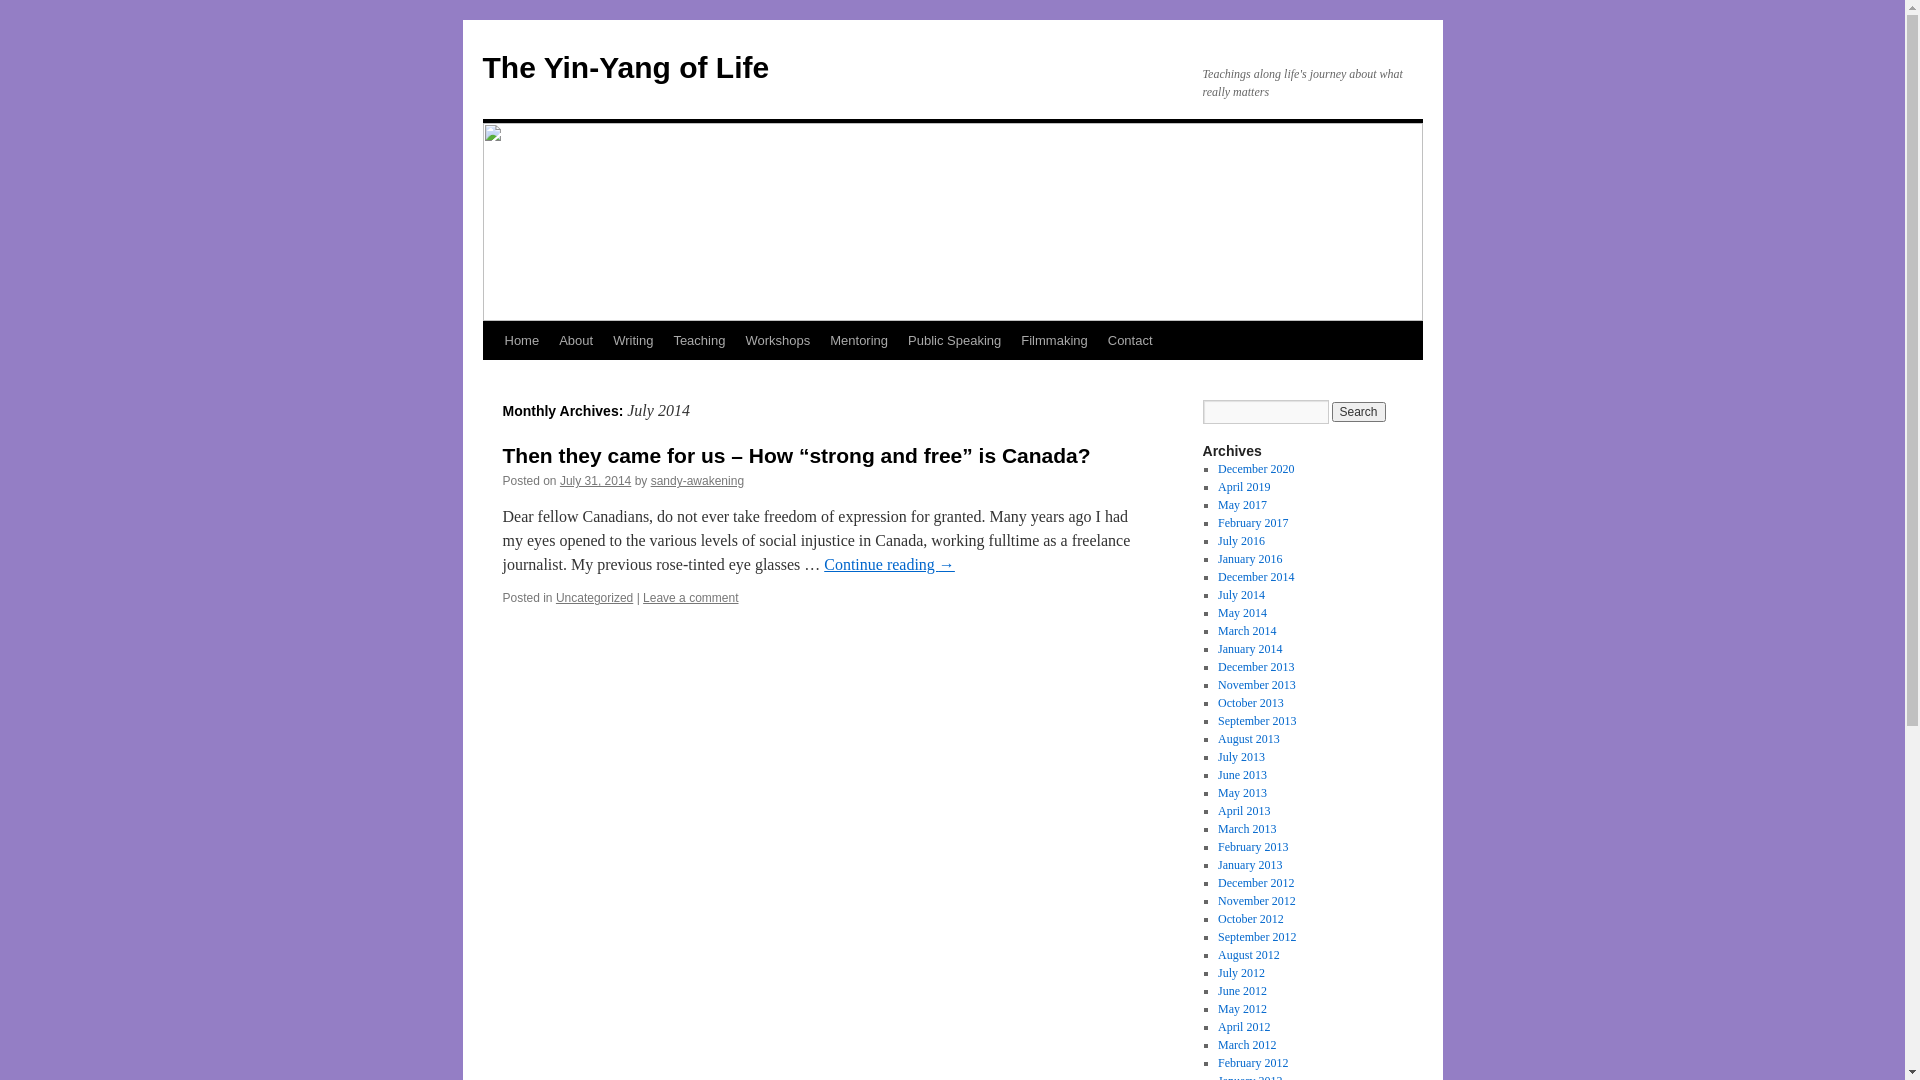 Image resolution: width=1920 pixels, height=1080 pixels. I want to click on 'September 2012', so click(1217, 937).